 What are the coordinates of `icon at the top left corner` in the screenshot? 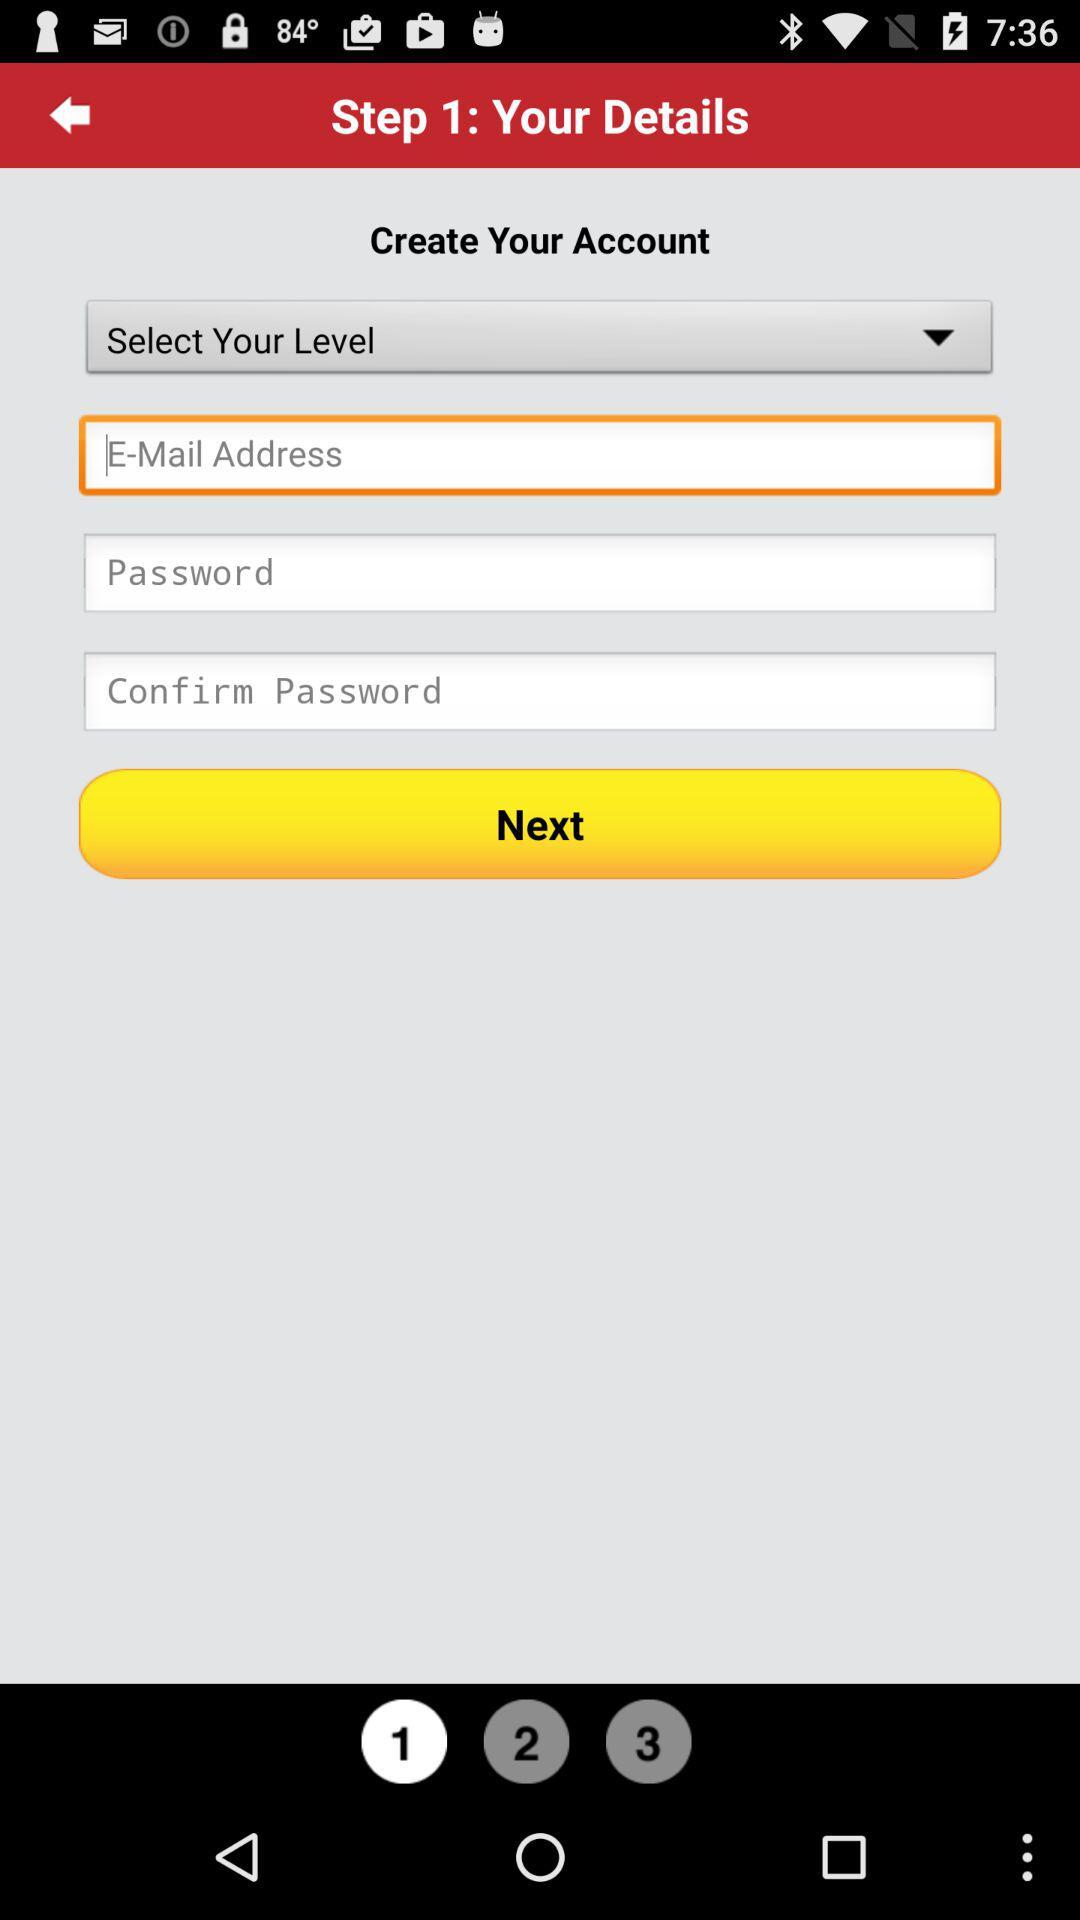 It's located at (69, 114).